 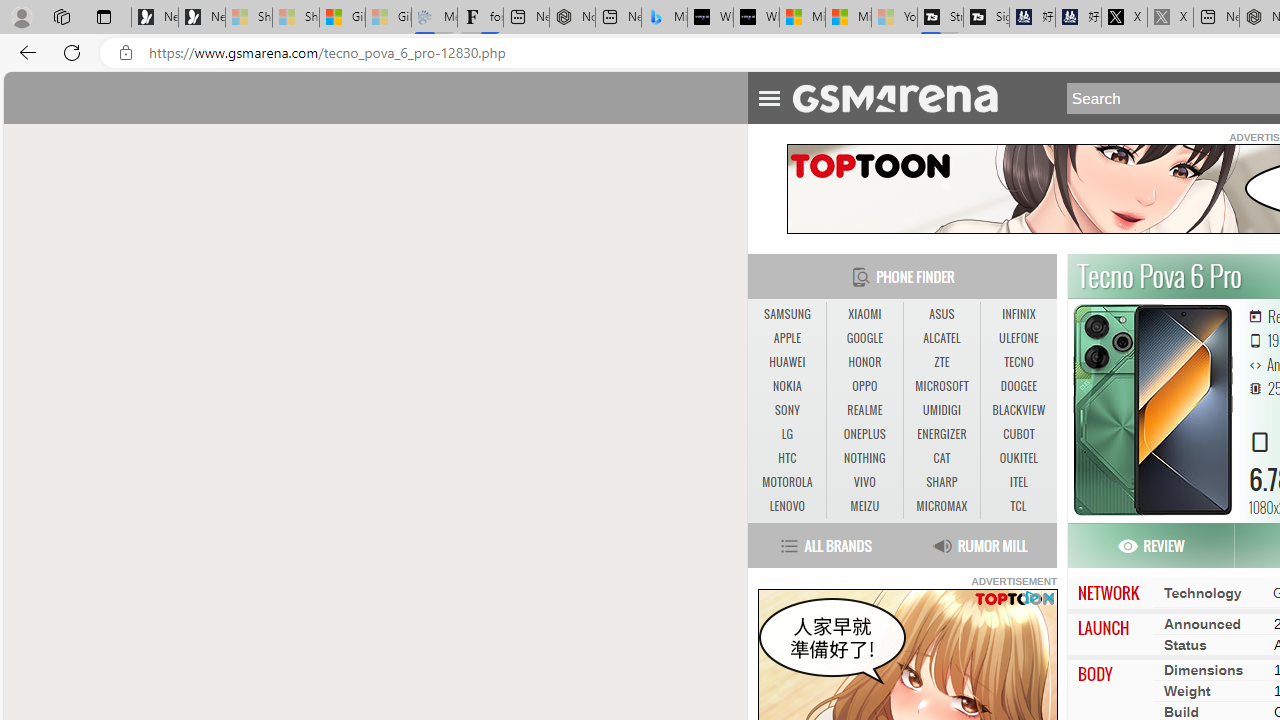 What do you see at coordinates (1018, 337) in the screenshot?
I see `'ULEFONE'` at bounding box center [1018, 337].